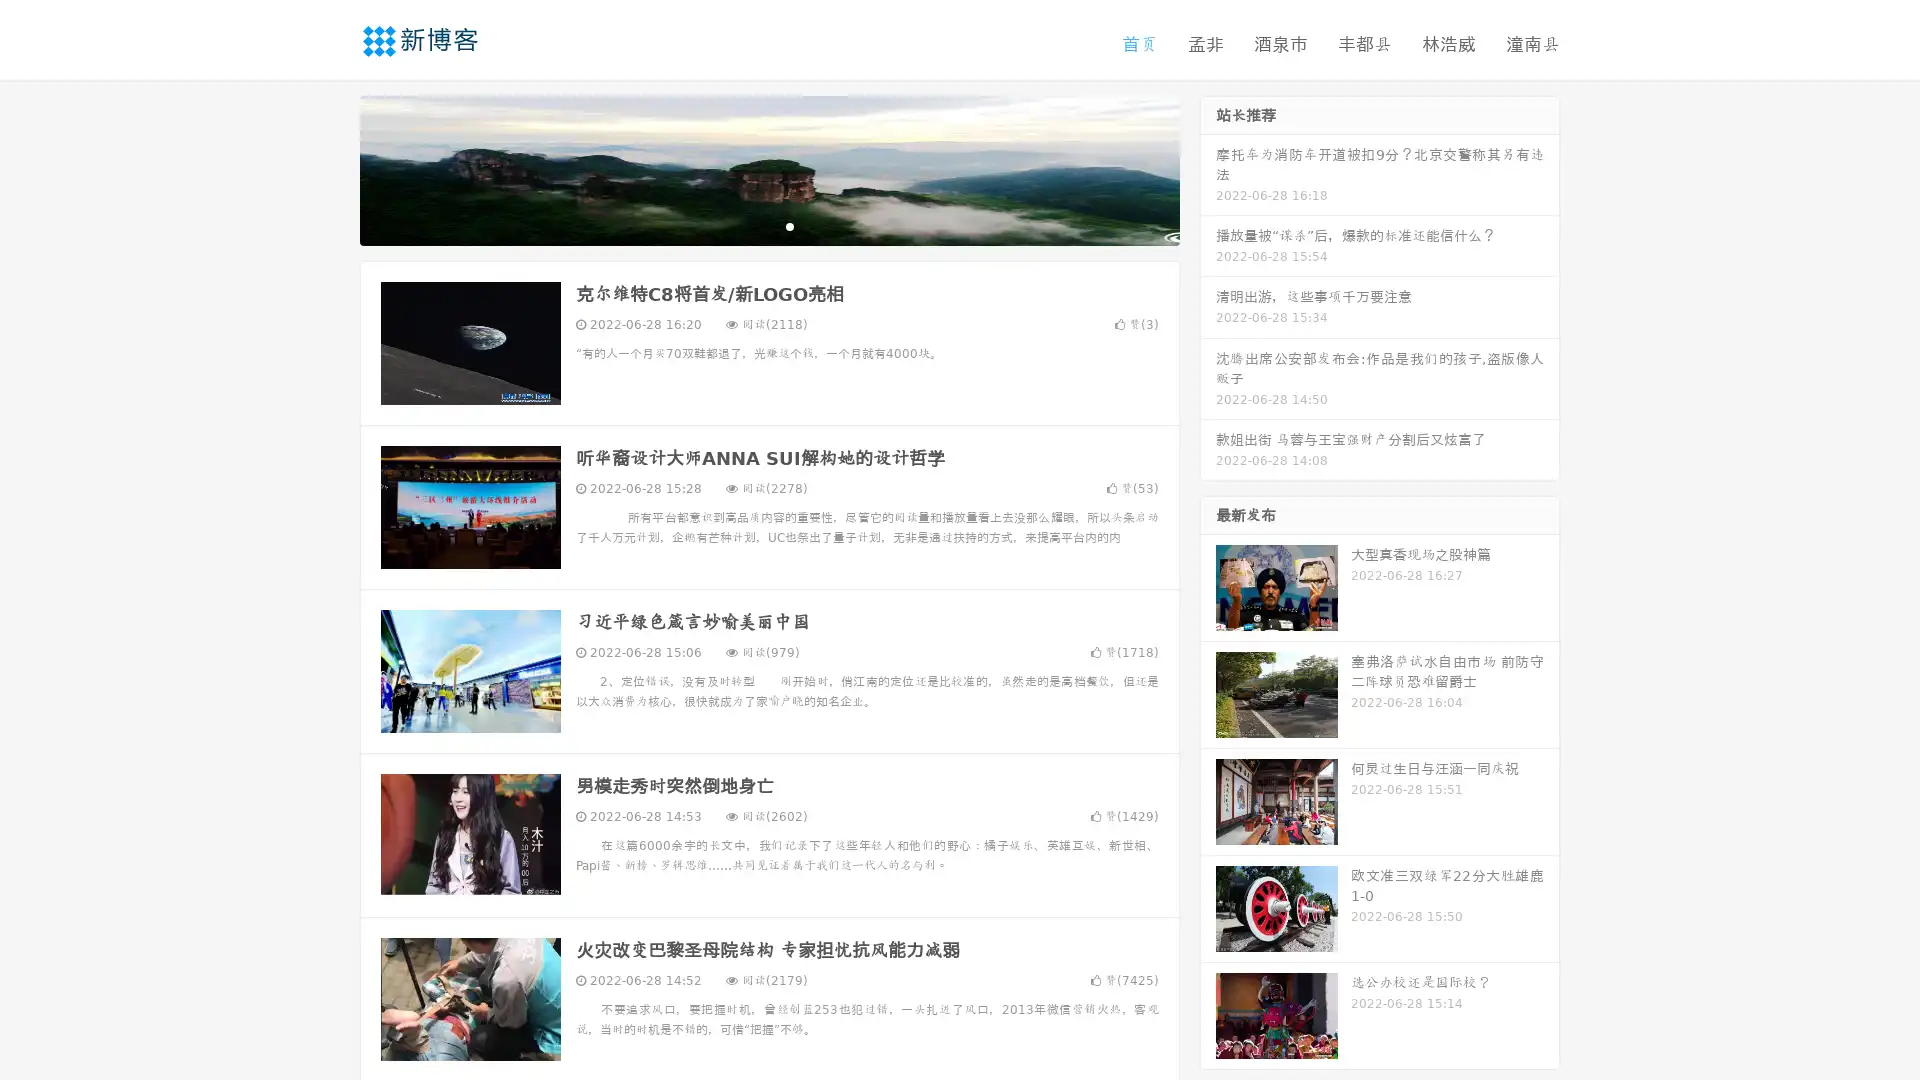 The height and width of the screenshot is (1080, 1920). Describe the element at coordinates (789, 225) in the screenshot. I see `Go to slide 3` at that location.